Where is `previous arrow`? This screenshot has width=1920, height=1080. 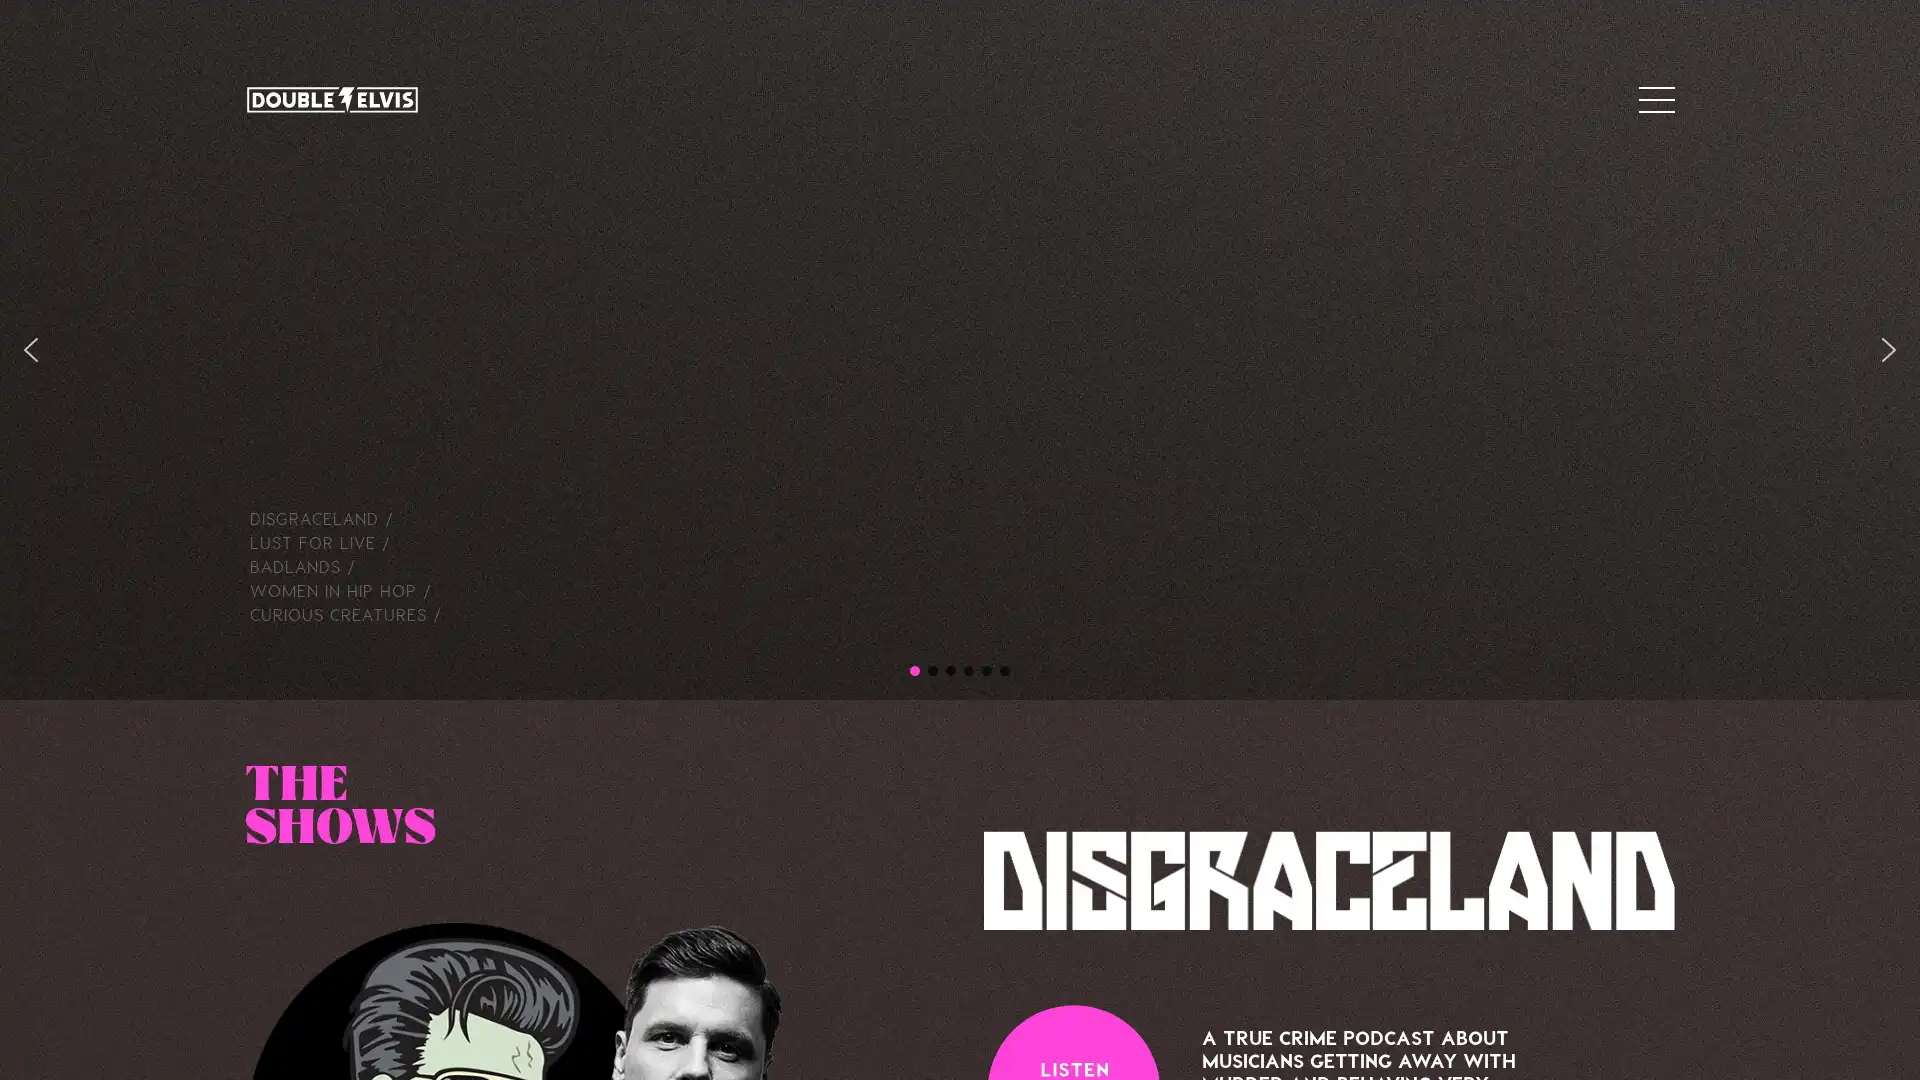
previous arrow is located at coordinates (29, 349).